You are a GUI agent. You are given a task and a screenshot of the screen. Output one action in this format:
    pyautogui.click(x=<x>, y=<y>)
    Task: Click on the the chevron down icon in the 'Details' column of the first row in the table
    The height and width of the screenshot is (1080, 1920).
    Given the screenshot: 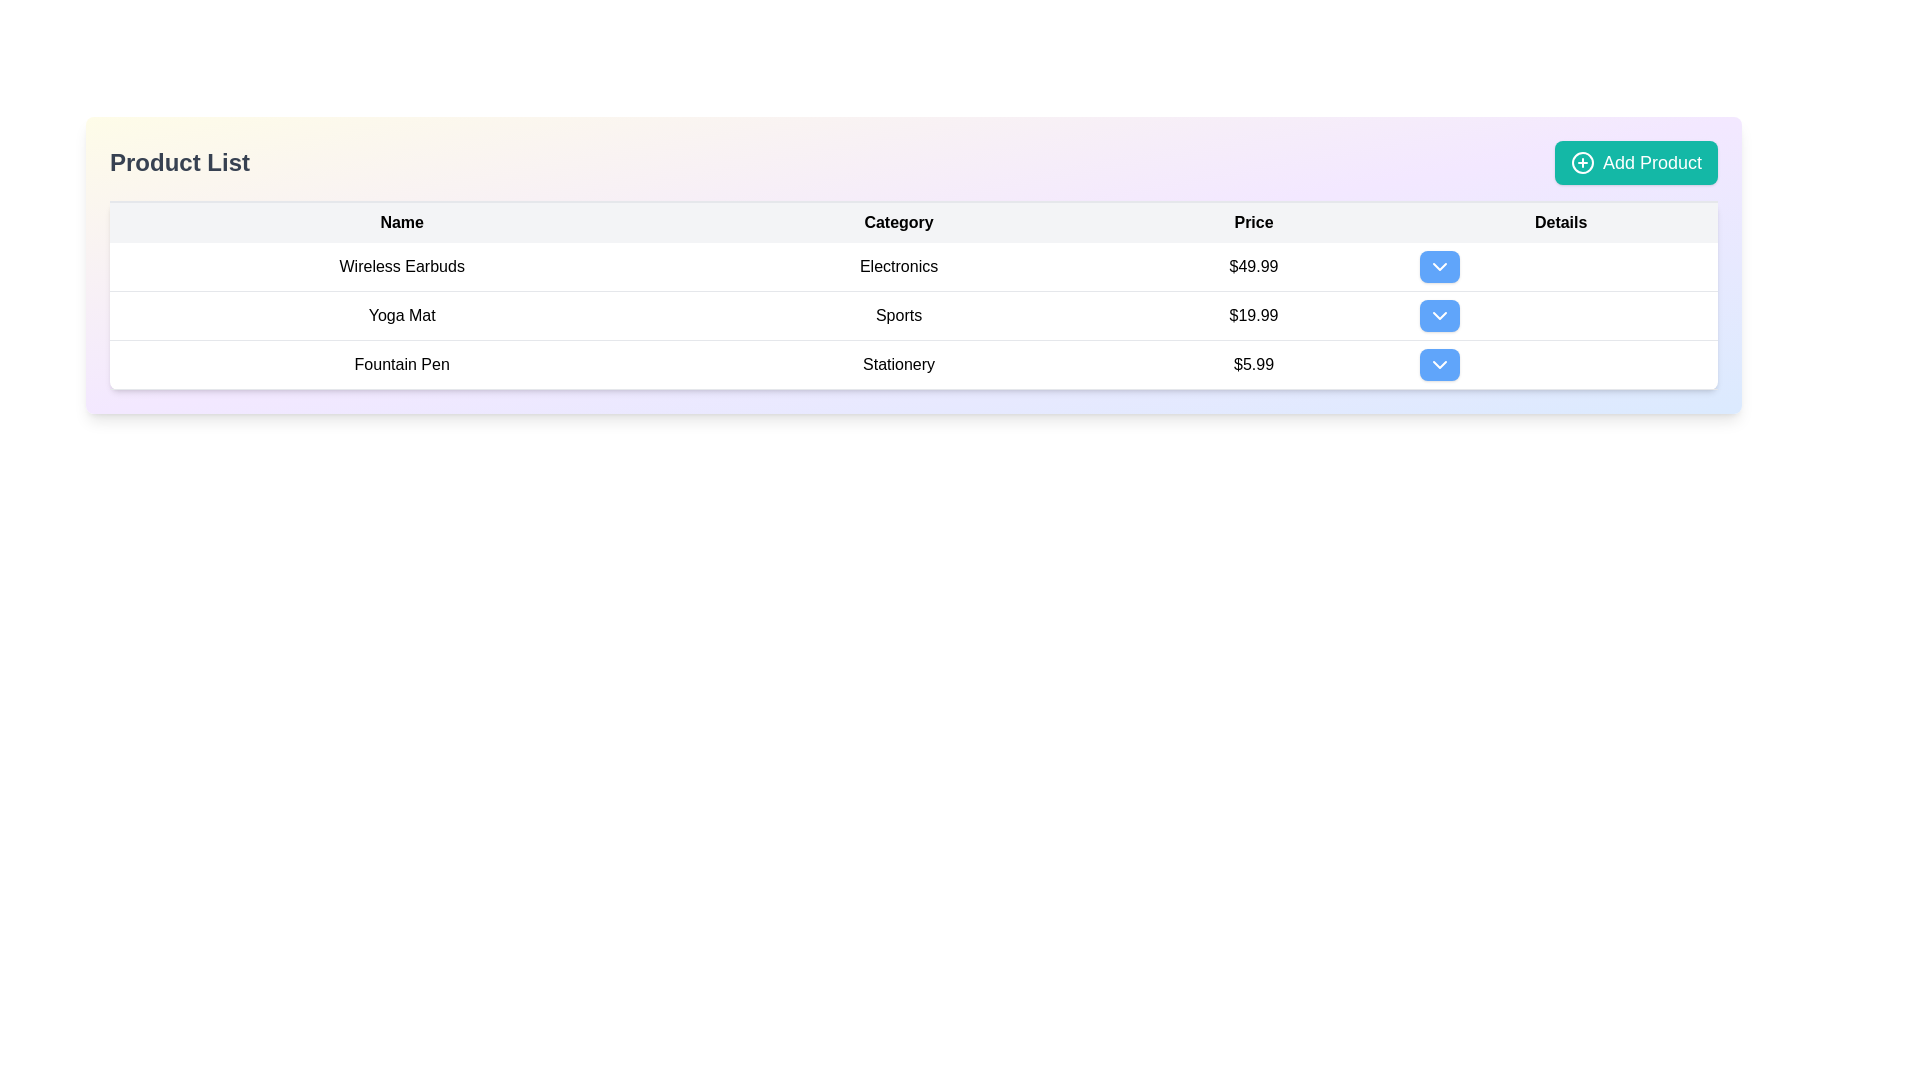 What is the action you would take?
    pyautogui.click(x=1440, y=265)
    